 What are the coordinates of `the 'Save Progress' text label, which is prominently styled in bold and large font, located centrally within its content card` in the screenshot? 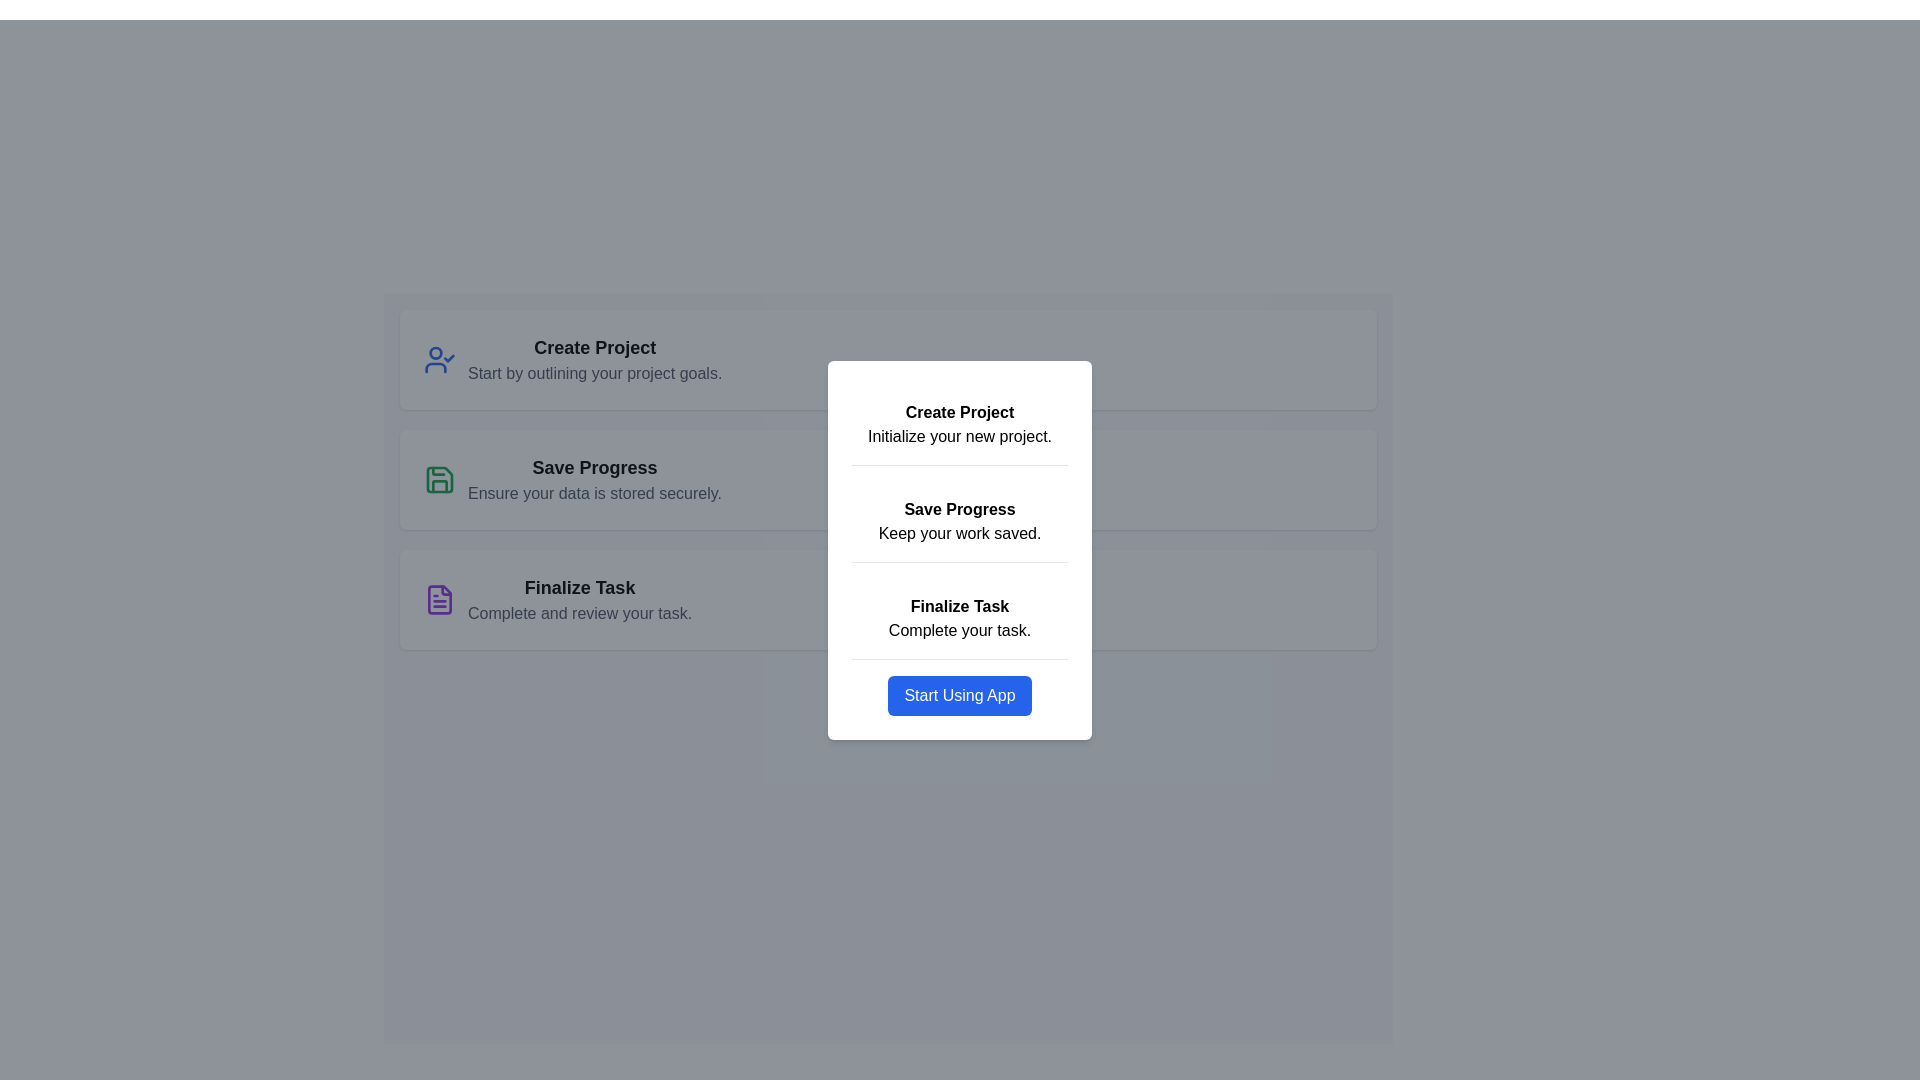 It's located at (594, 467).